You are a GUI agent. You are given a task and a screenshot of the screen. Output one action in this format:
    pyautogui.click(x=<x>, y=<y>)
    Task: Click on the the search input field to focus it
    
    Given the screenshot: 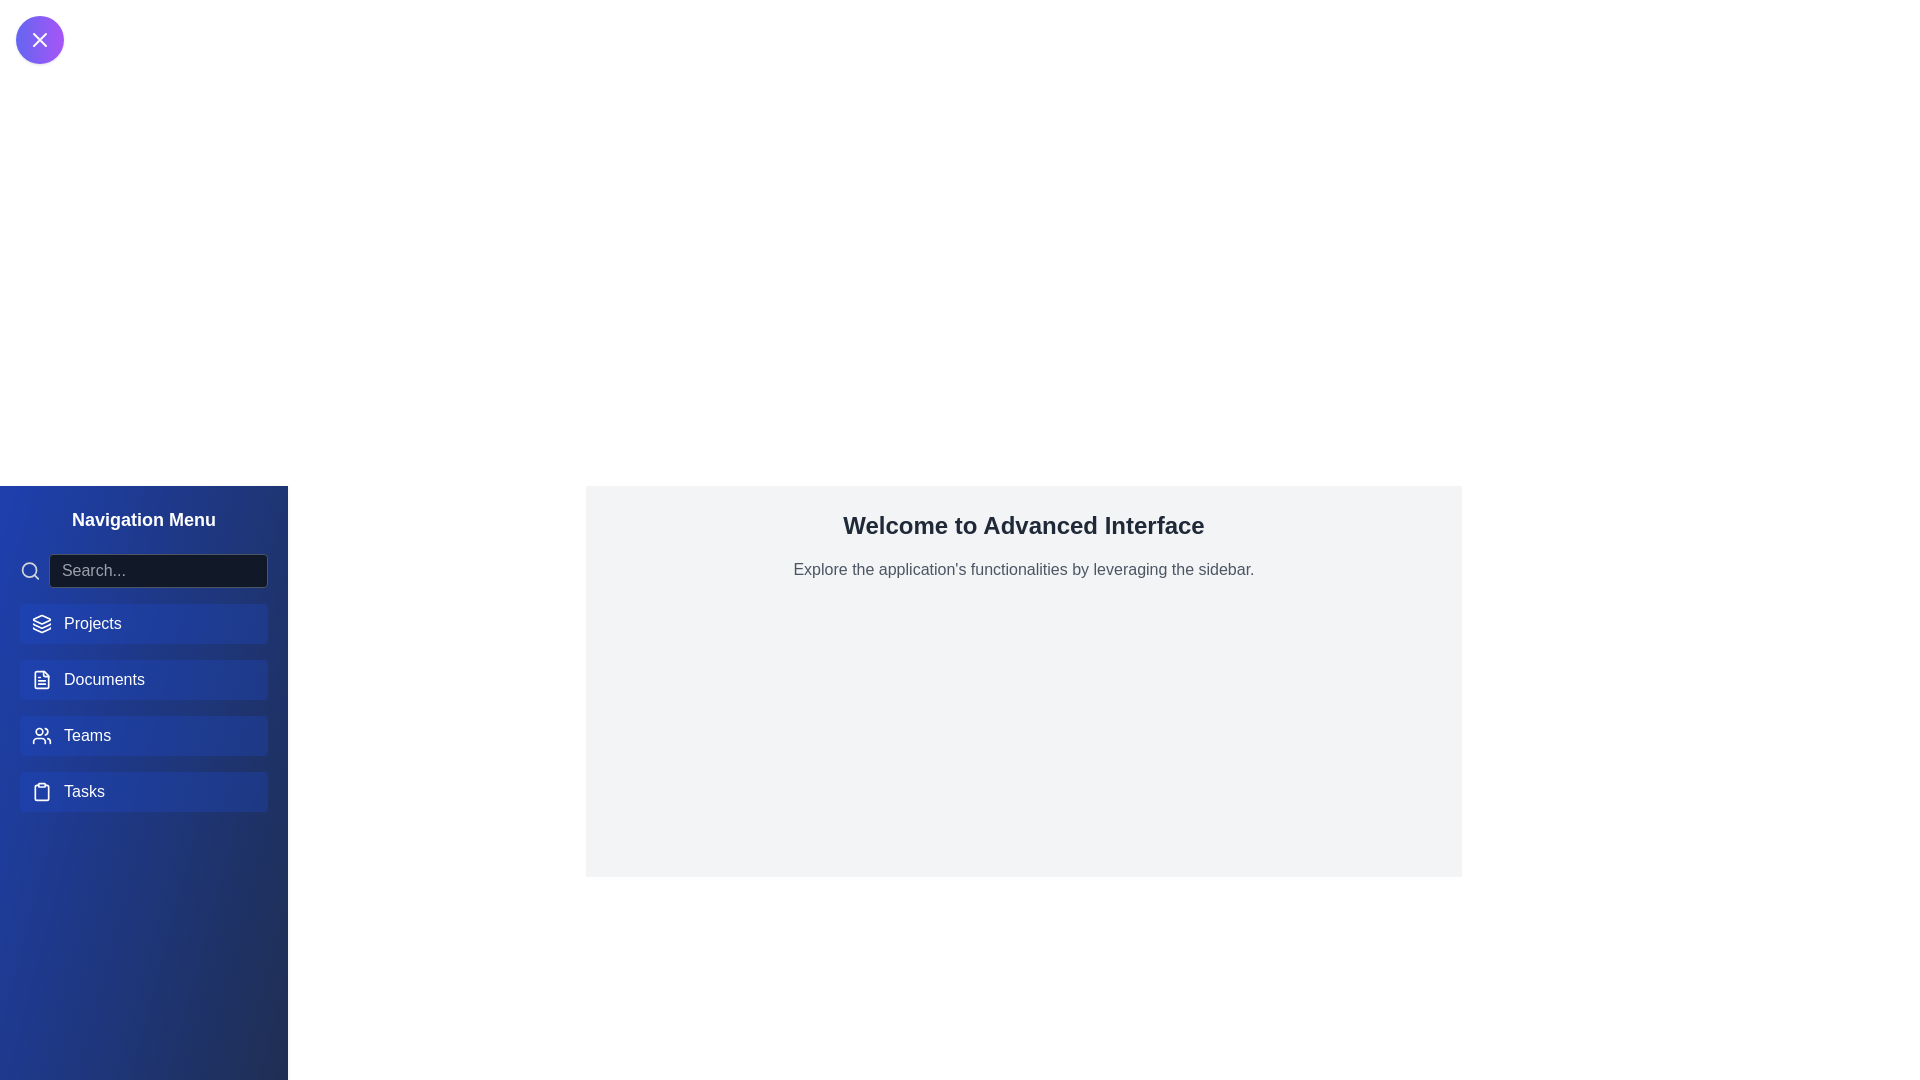 What is the action you would take?
    pyautogui.click(x=157, y=570)
    